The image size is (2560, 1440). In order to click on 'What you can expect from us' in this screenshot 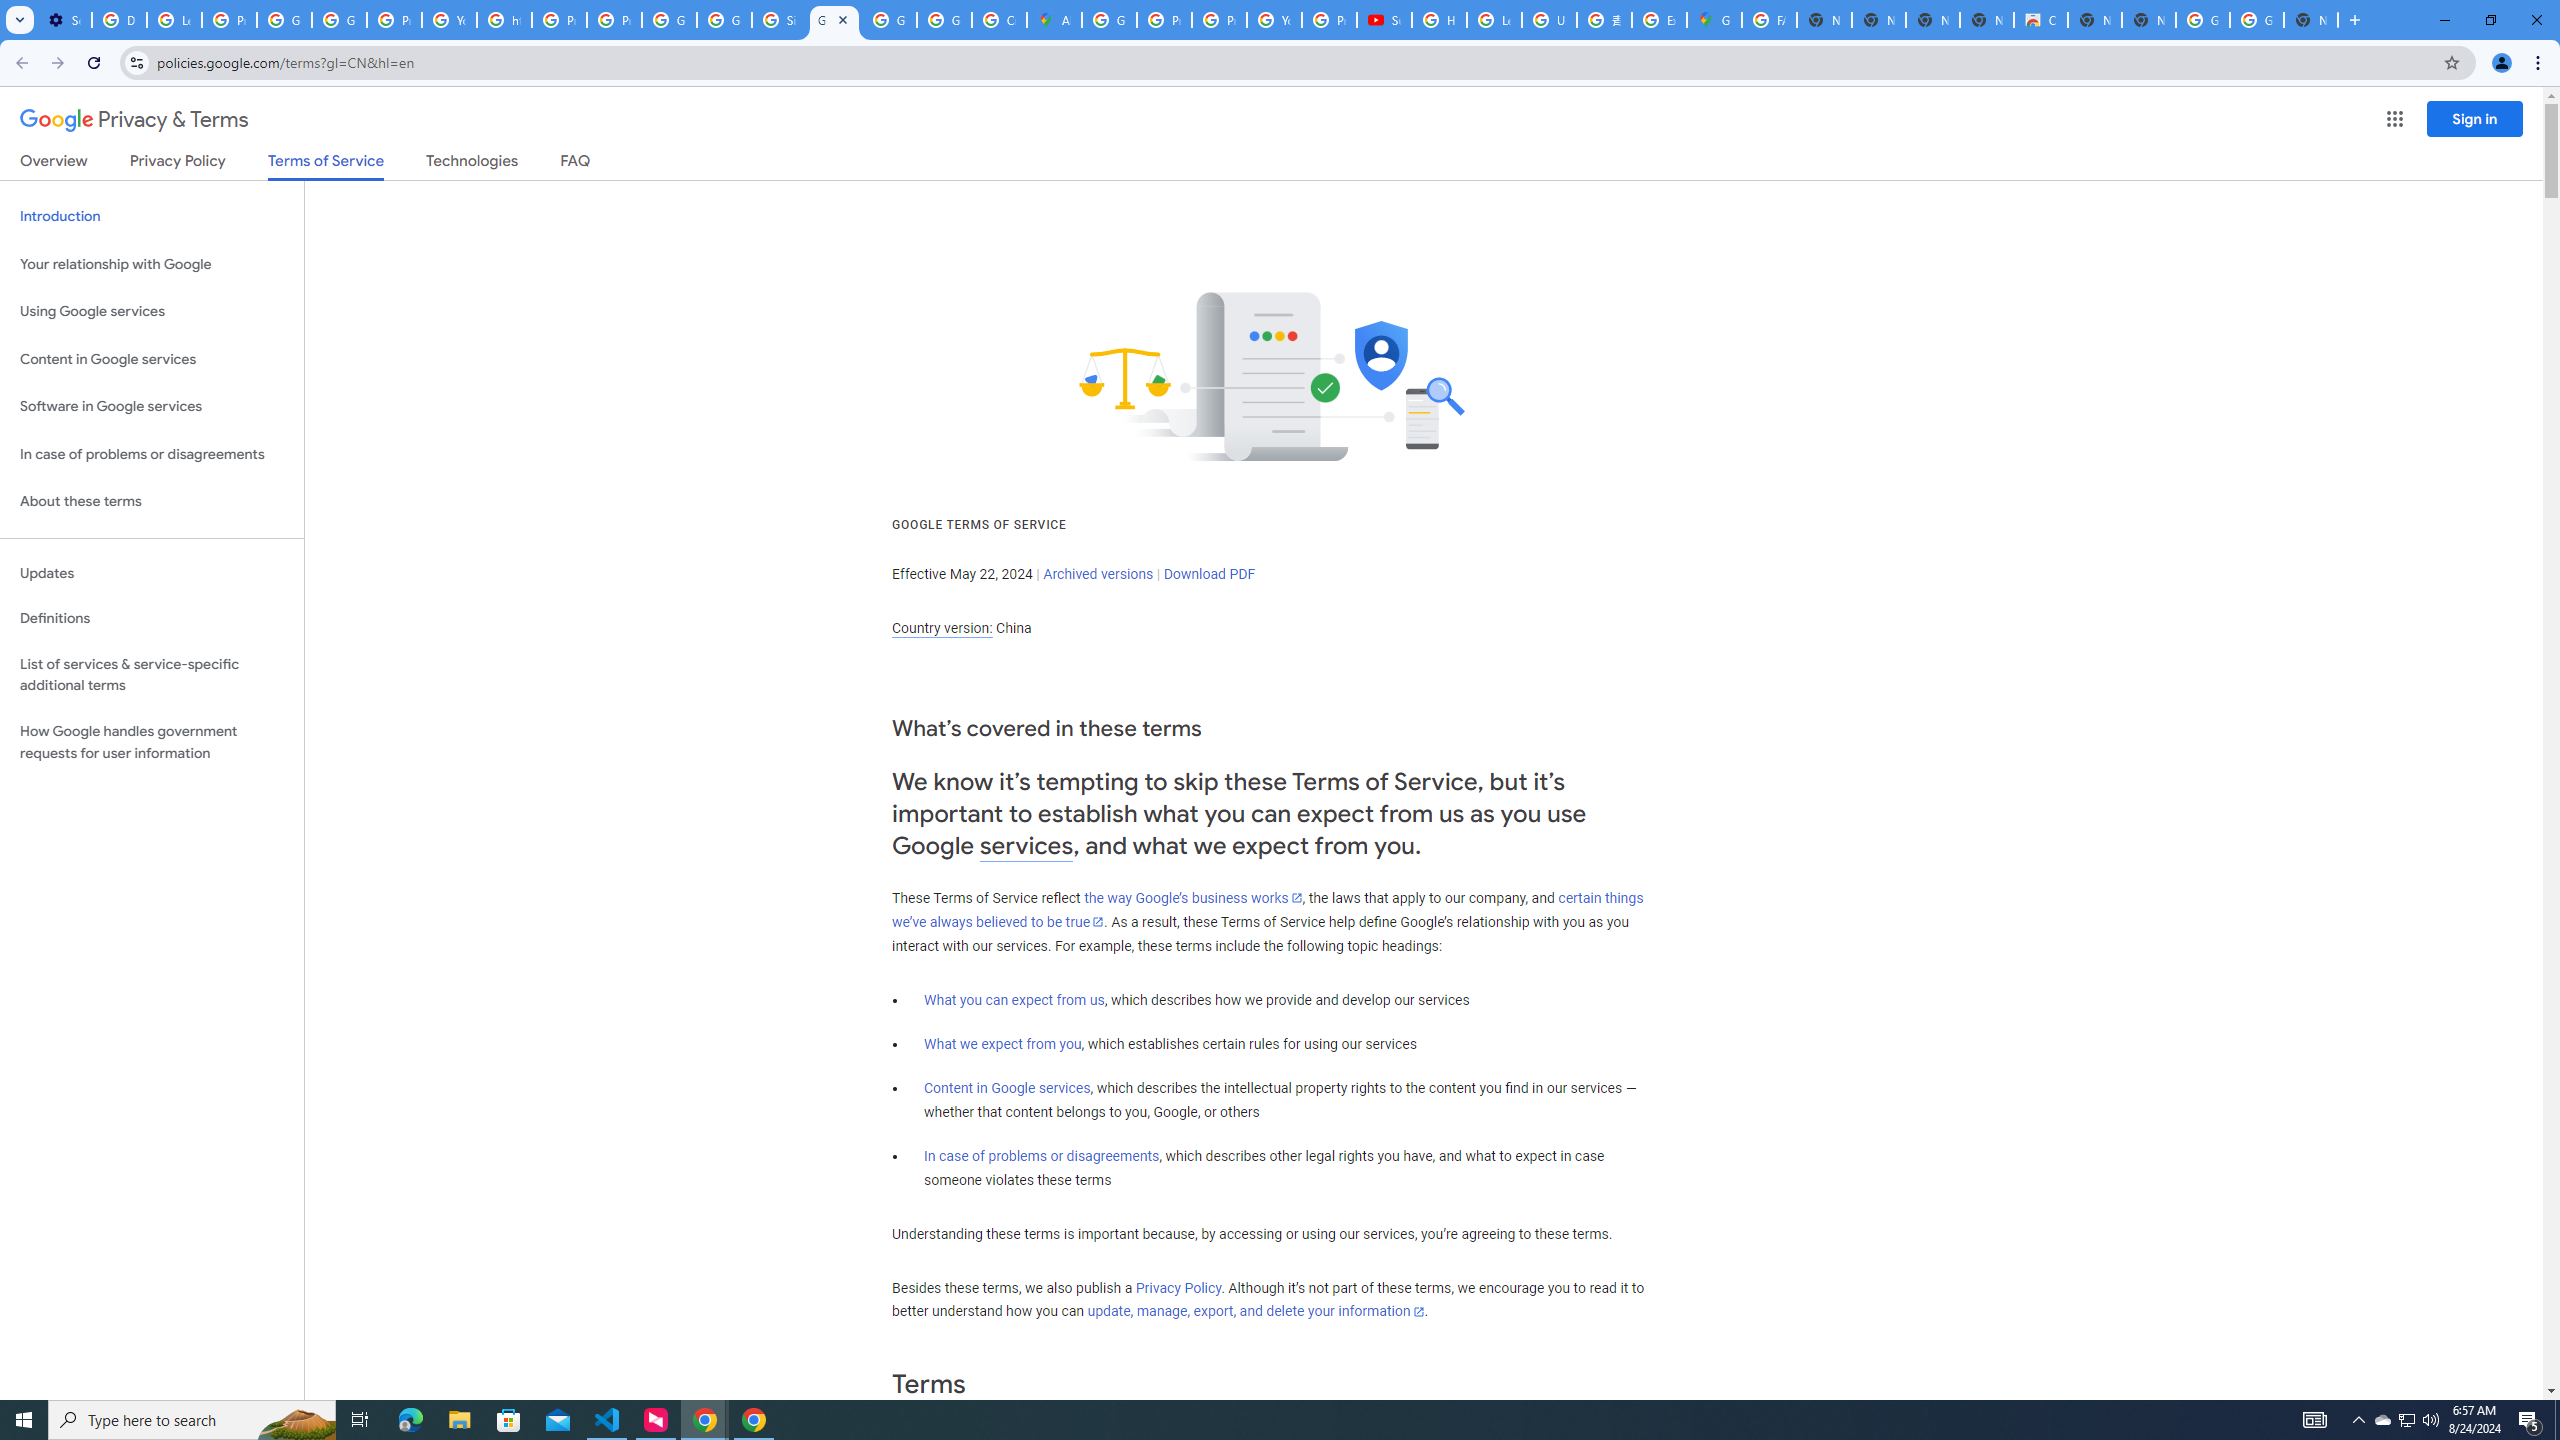, I will do `click(1015, 999)`.